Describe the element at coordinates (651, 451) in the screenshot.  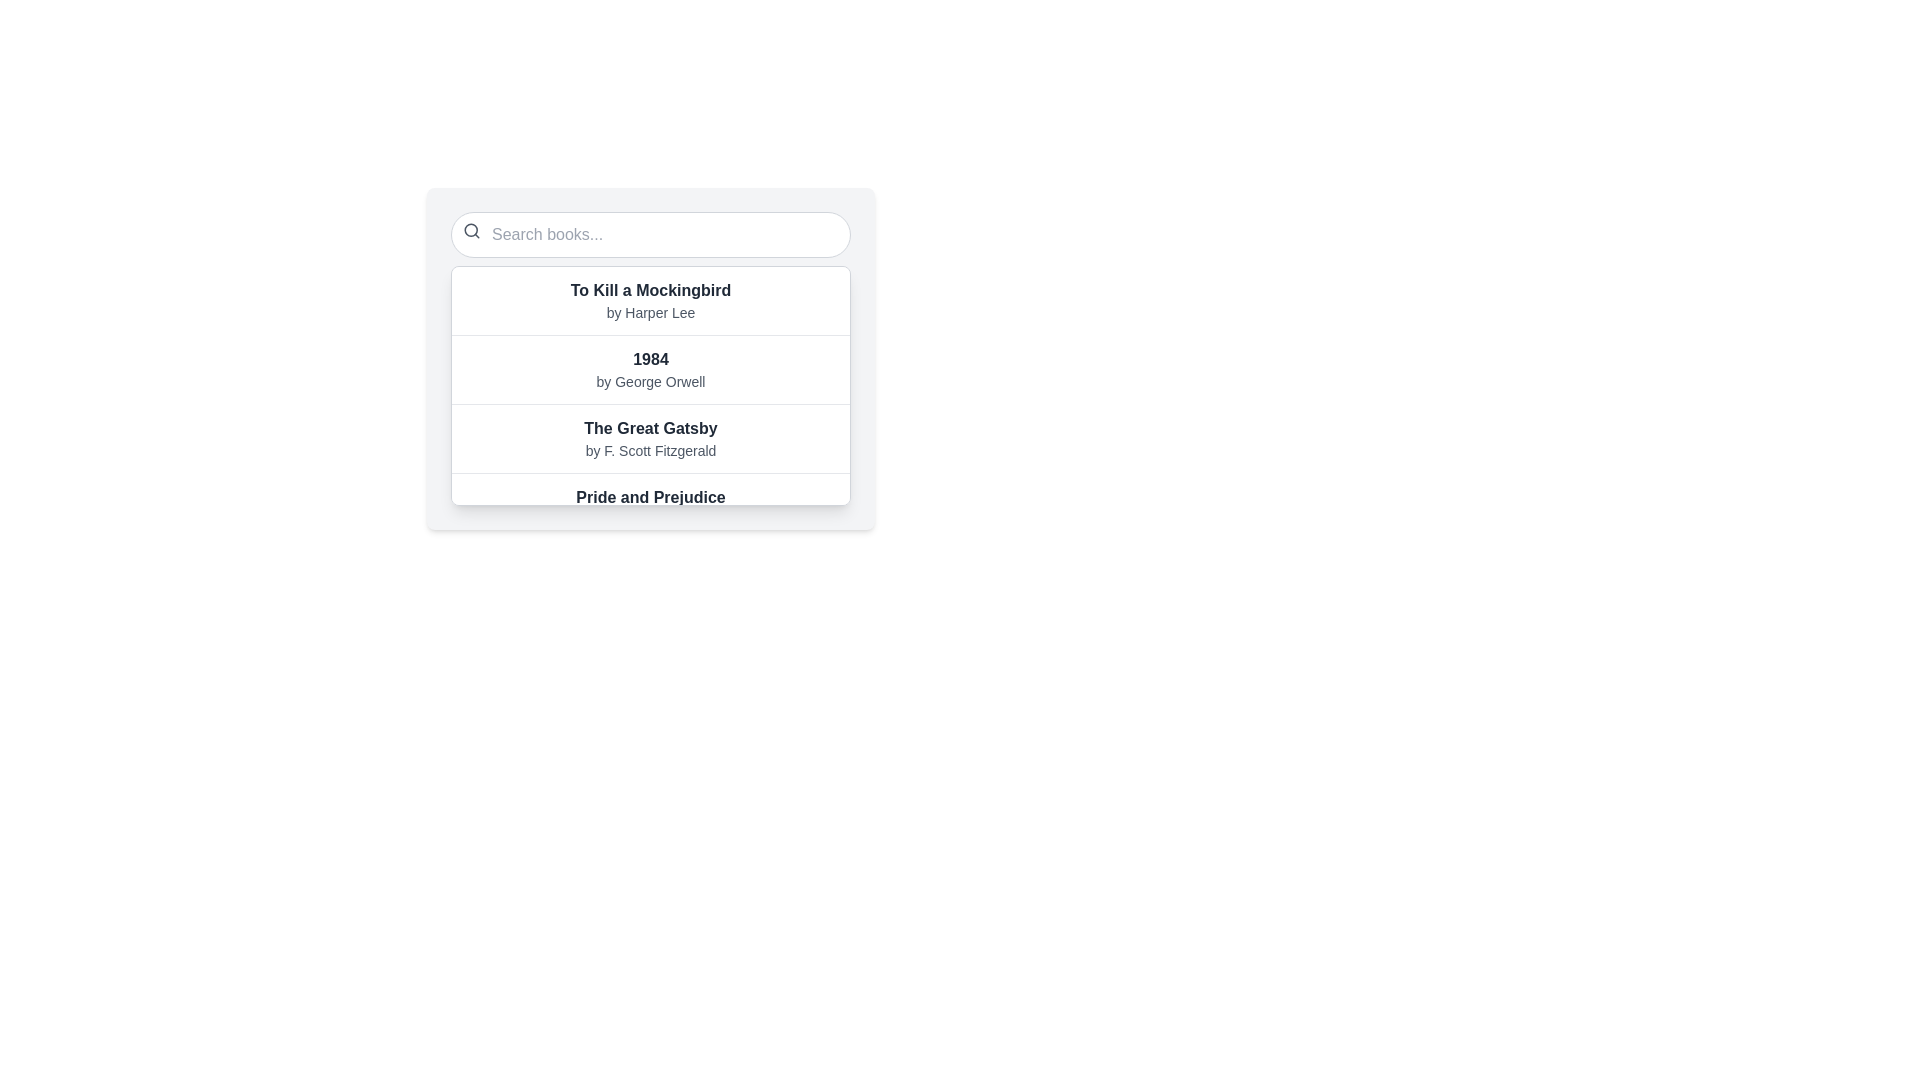
I see `the static text label that provides information about the author of 'The Great Gatsby', located underneath the primary title` at that location.